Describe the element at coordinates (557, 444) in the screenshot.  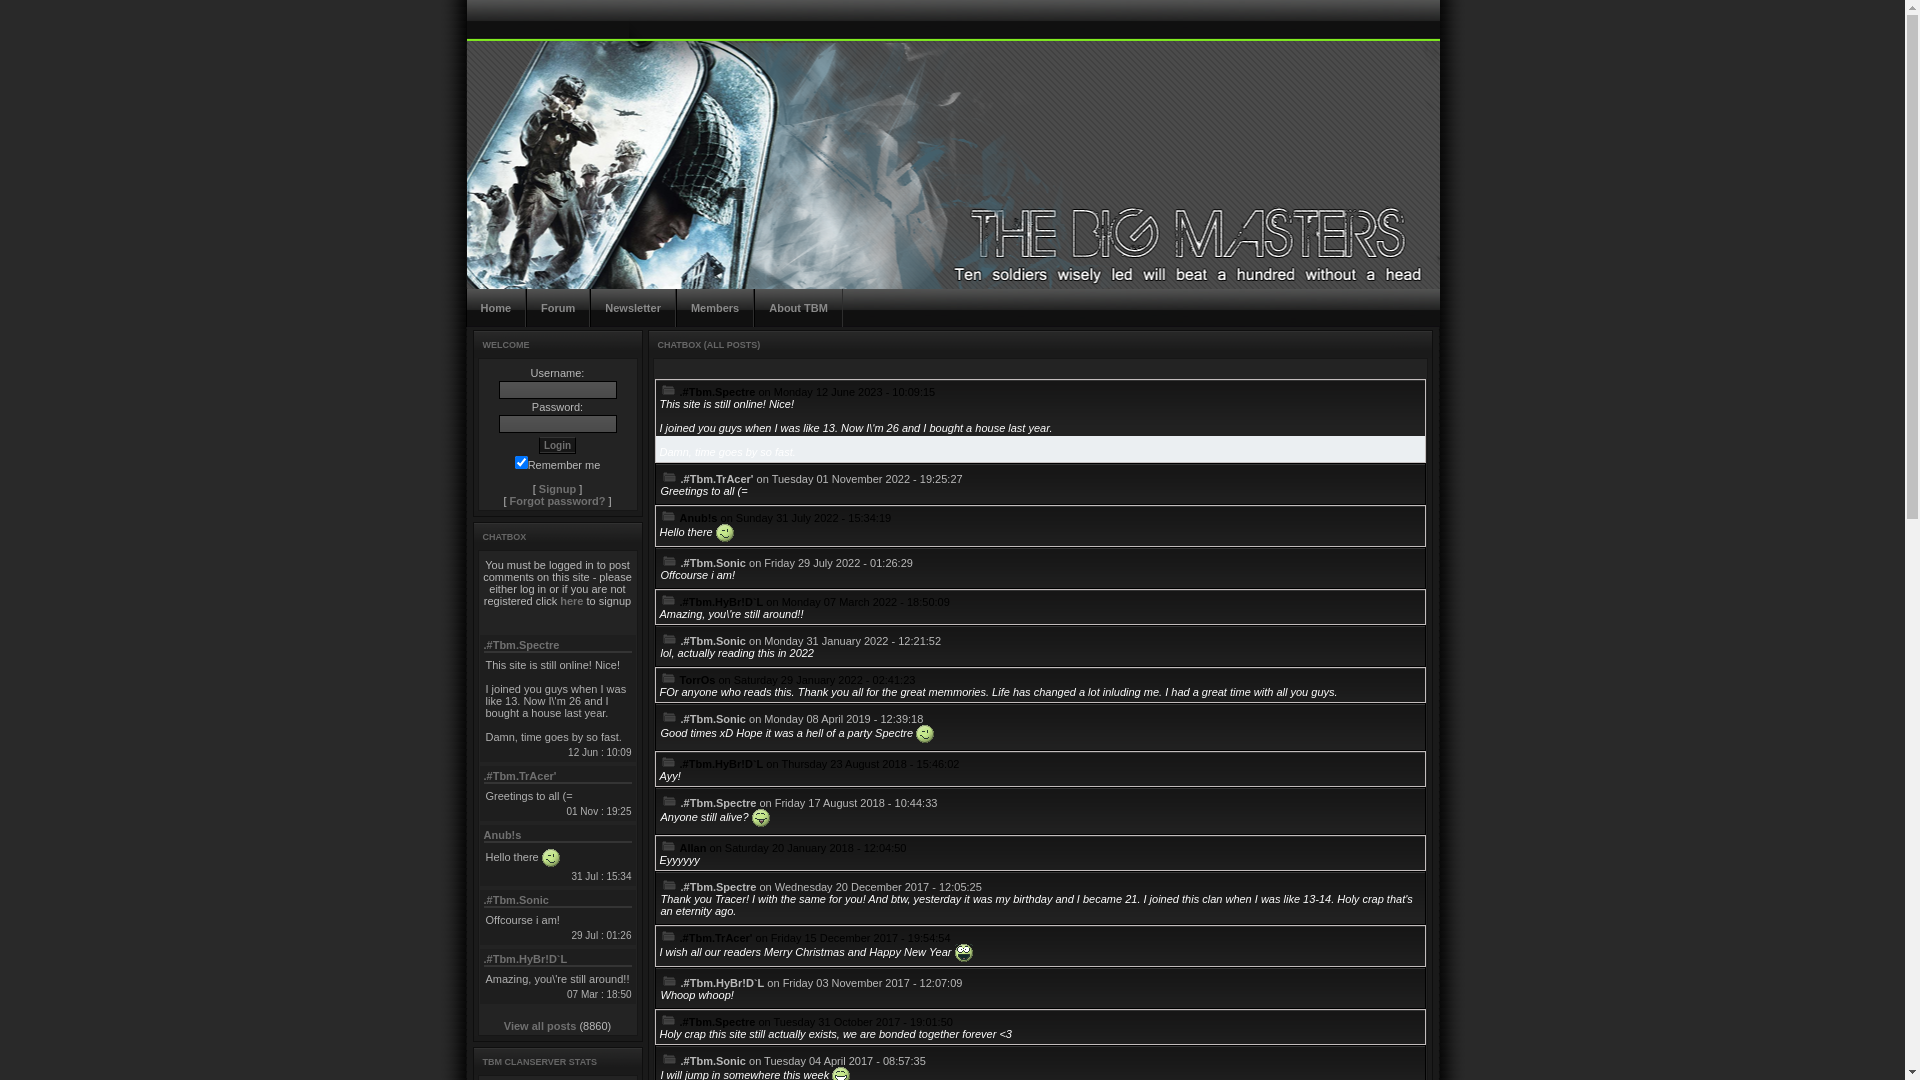
I see `'Login'` at that location.